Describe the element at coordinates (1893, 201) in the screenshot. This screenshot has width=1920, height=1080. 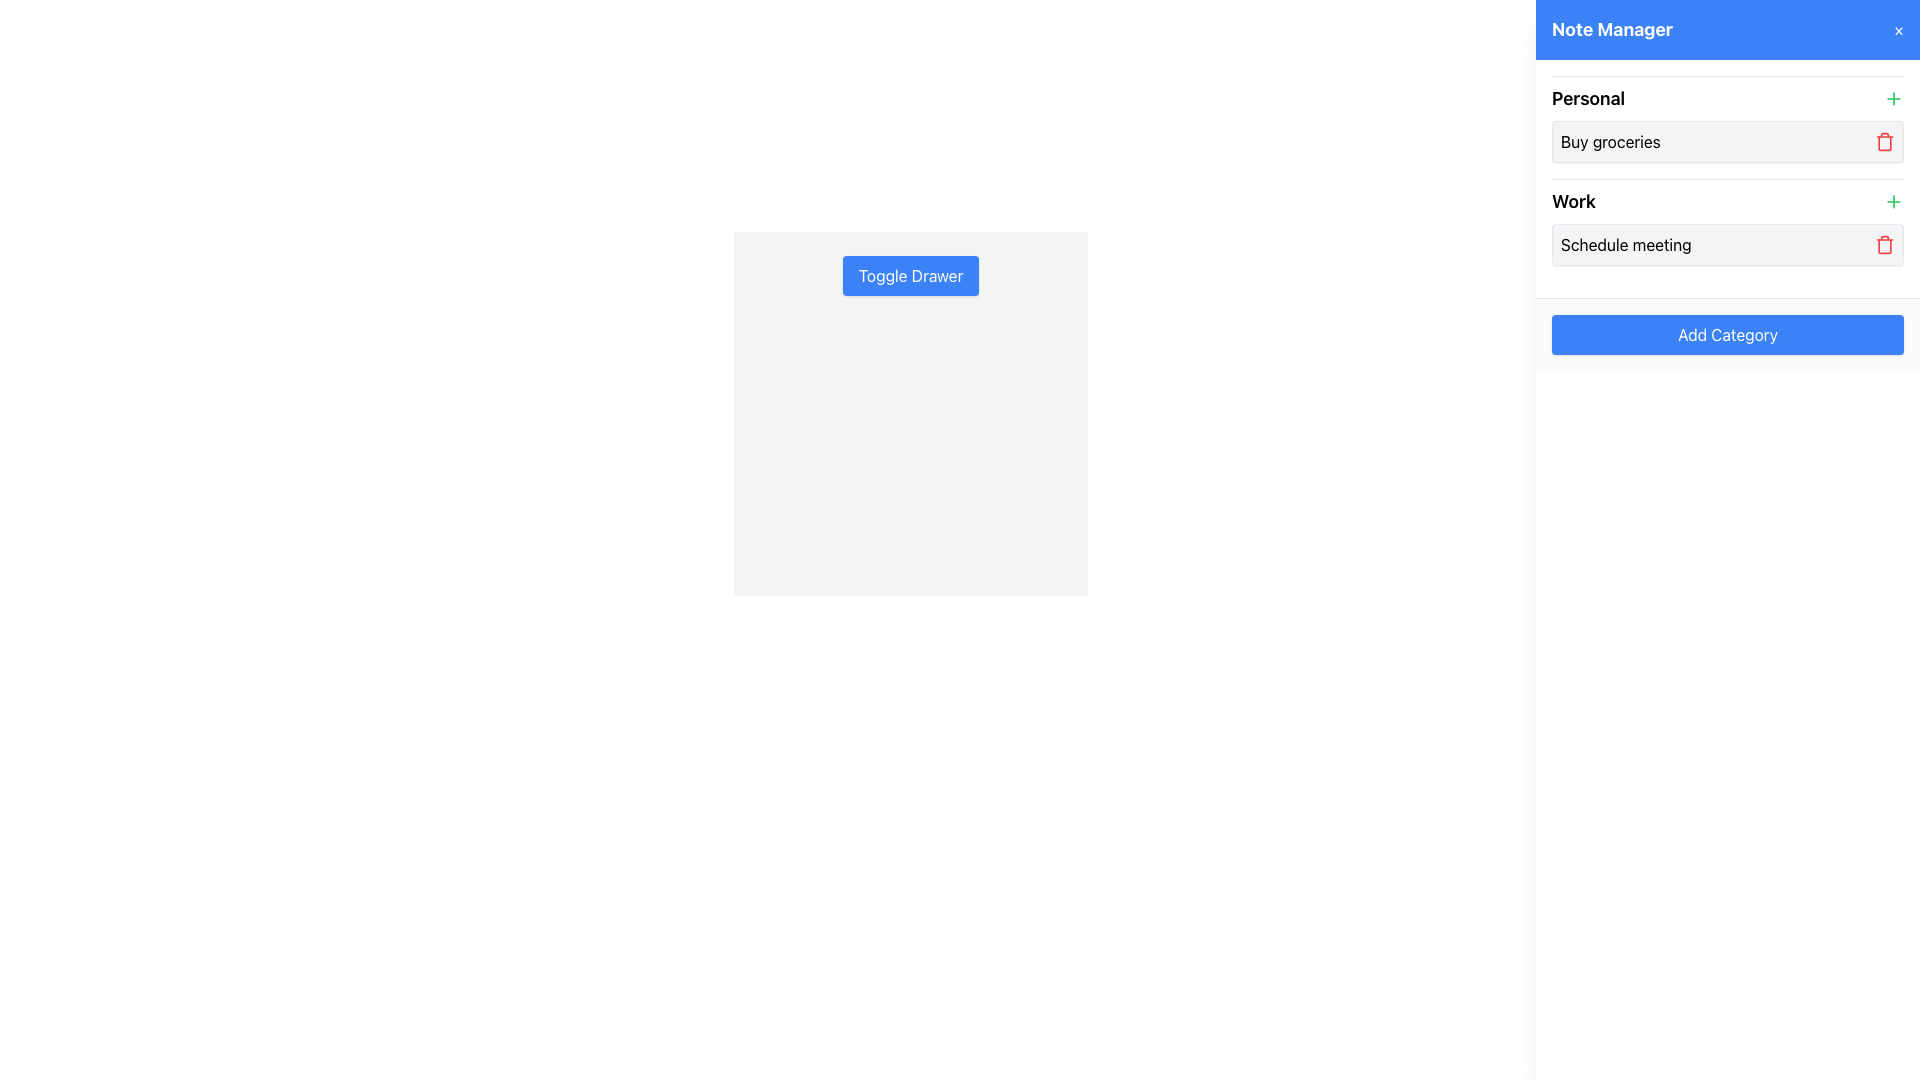
I see `the small green plus icon located to the right of the 'Work' text heading to change its color` at that location.